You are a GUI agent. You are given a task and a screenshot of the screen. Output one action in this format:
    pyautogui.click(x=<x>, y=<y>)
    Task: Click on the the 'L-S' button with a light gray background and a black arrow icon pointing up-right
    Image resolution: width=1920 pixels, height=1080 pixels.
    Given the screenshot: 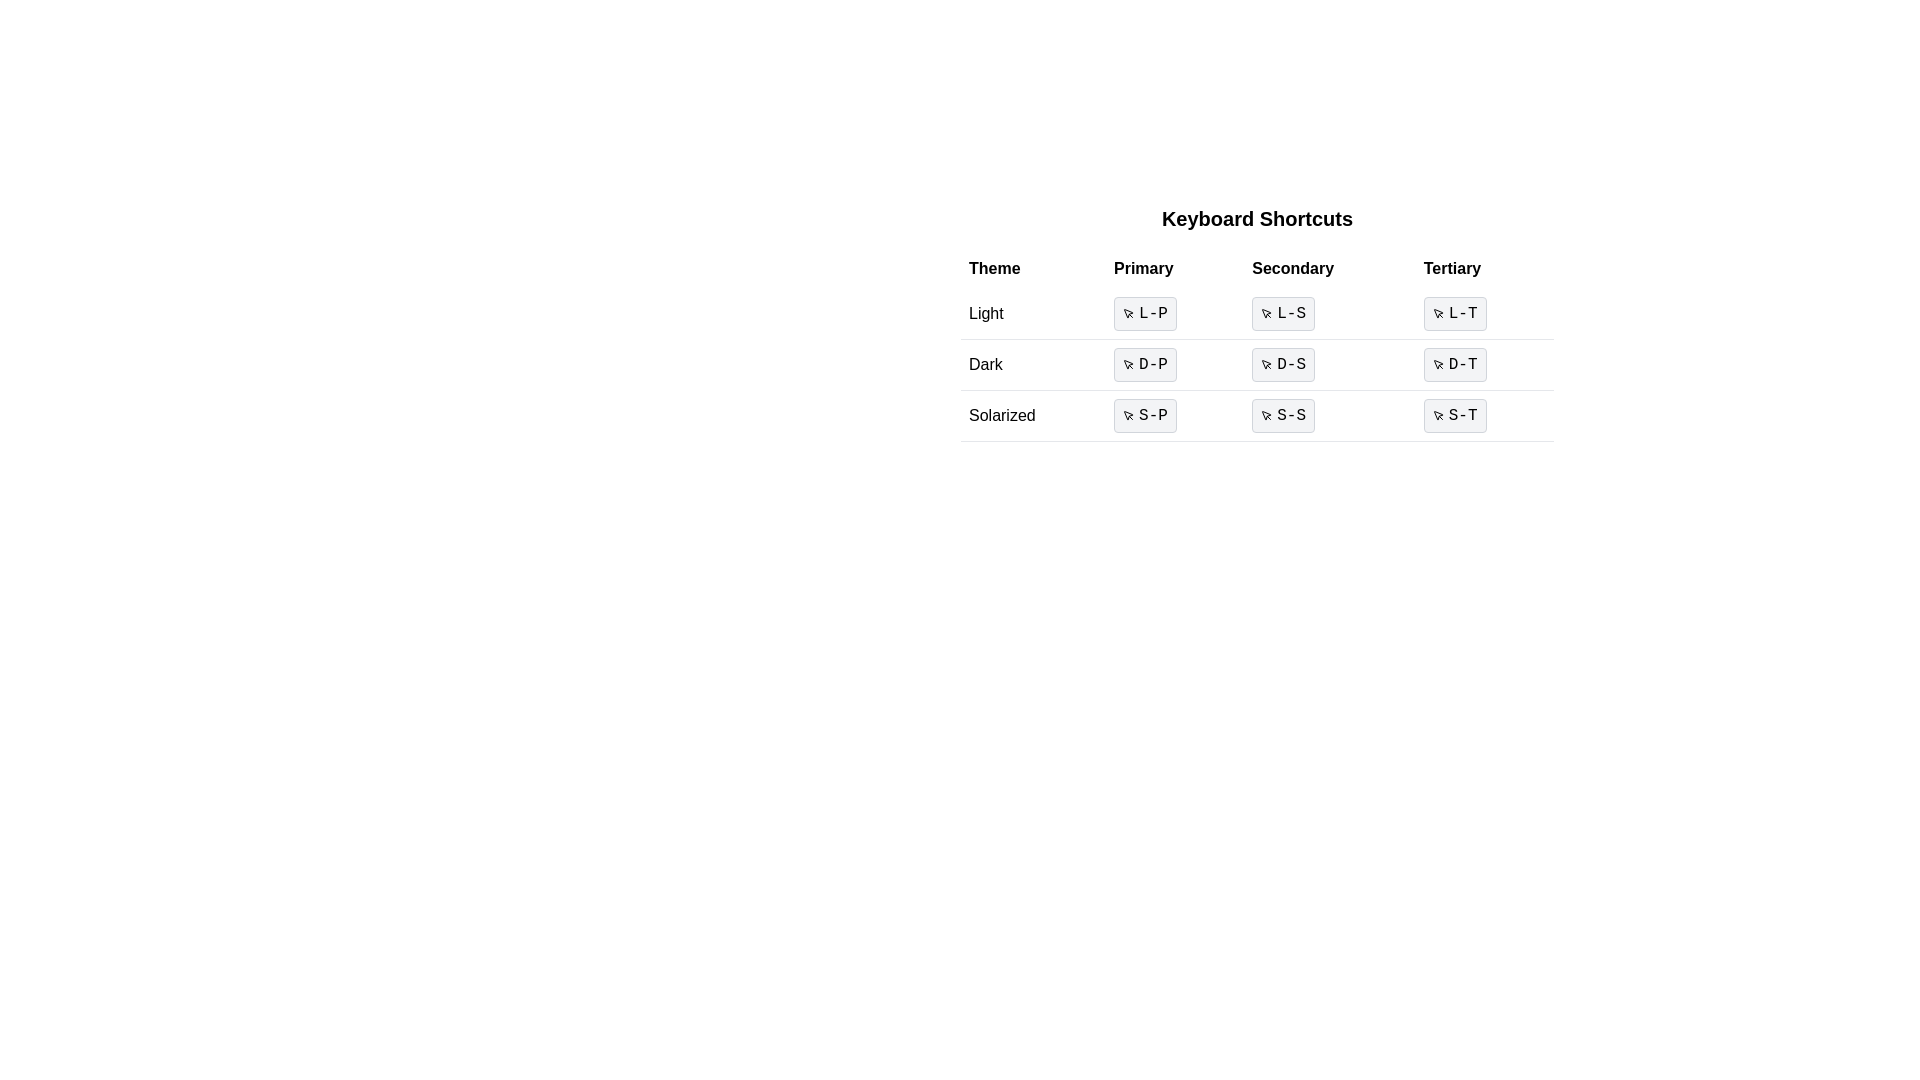 What is the action you would take?
    pyautogui.click(x=1256, y=314)
    